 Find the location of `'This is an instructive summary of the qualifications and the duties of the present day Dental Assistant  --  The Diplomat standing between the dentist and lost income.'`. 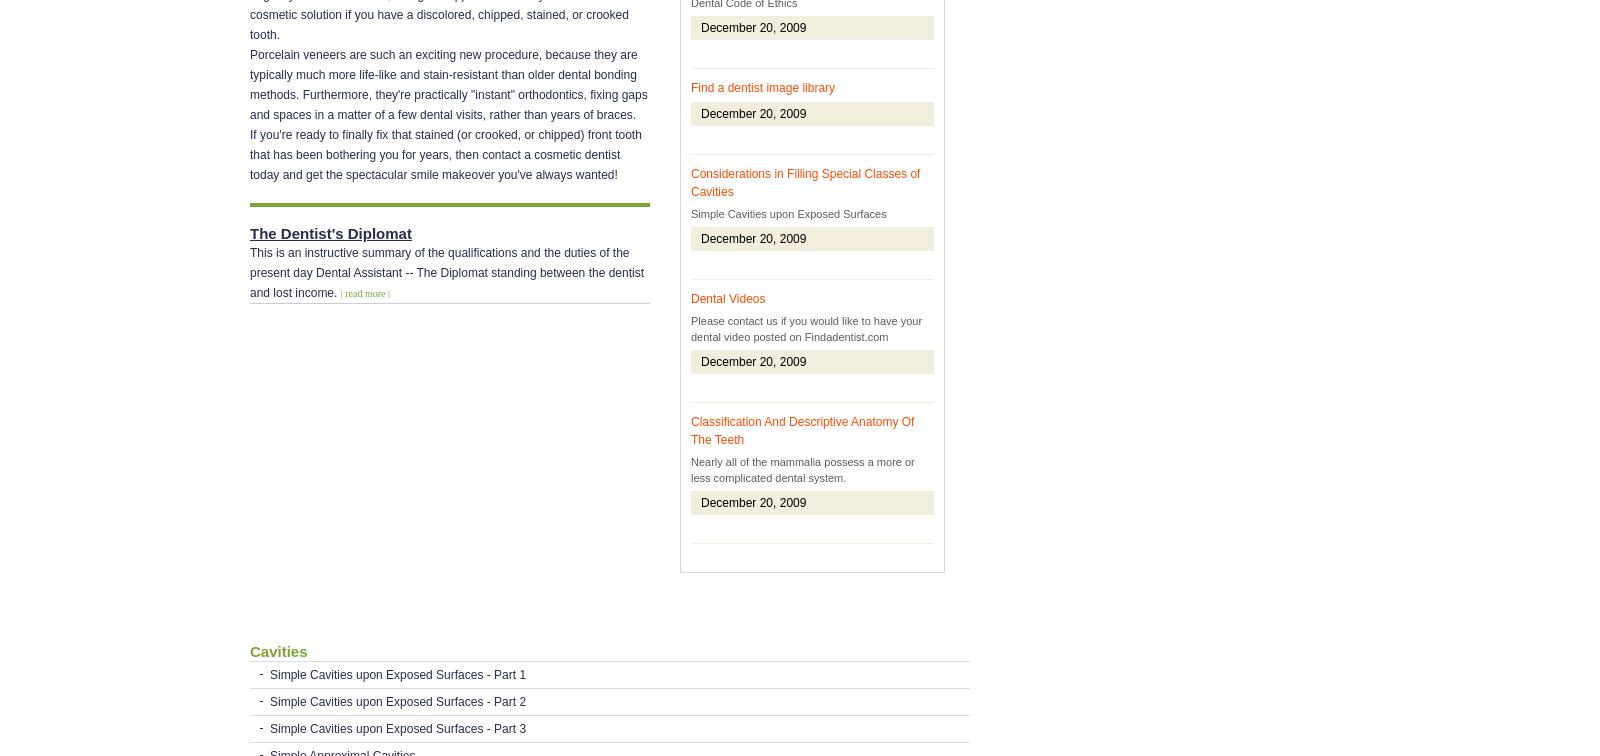

'This is an instructive summary of the qualifications and the duties of the present day Dental Assistant  --  The Diplomat standing between the dentist and lost income.' is located at coordinates (446, 272).